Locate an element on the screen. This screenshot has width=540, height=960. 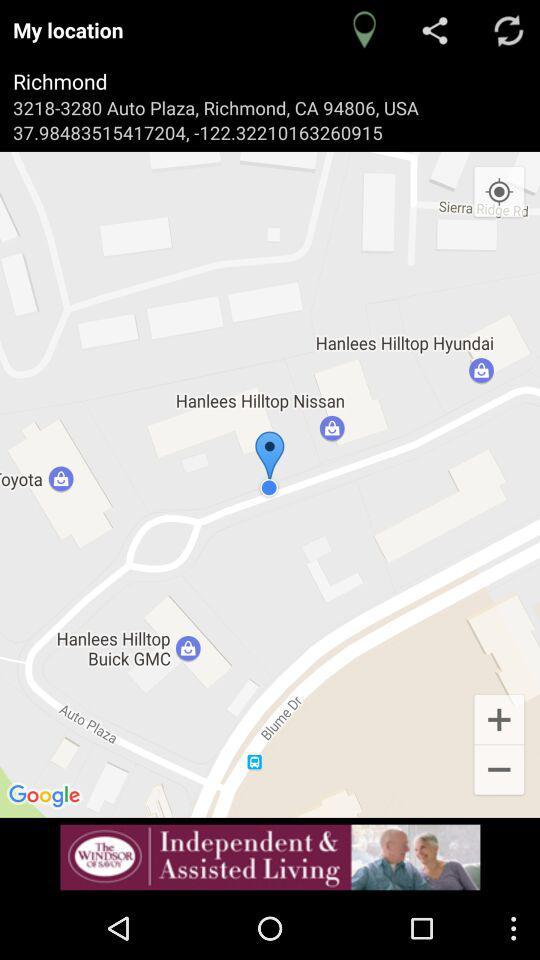
share is located at coordinates (436, 29).